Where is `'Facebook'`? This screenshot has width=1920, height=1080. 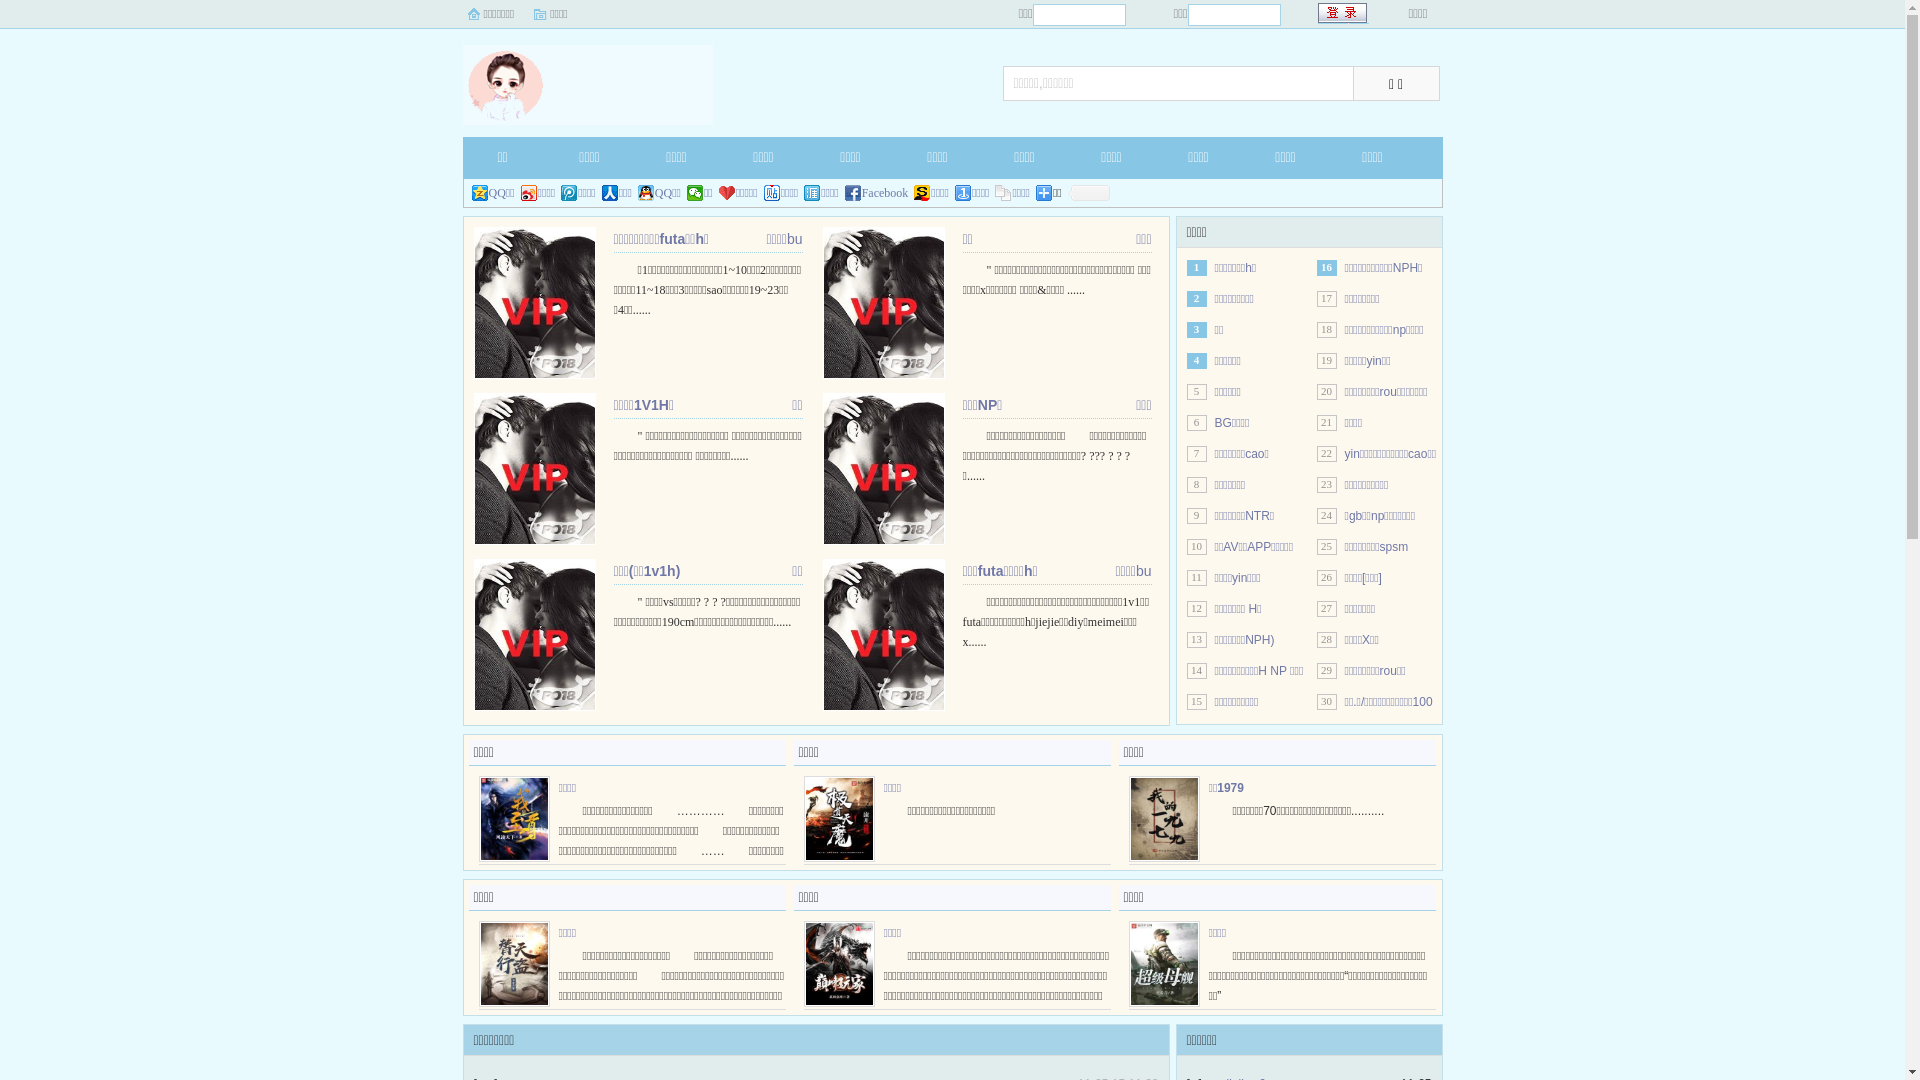
'Facebook' is located at coordinates (877, 192).